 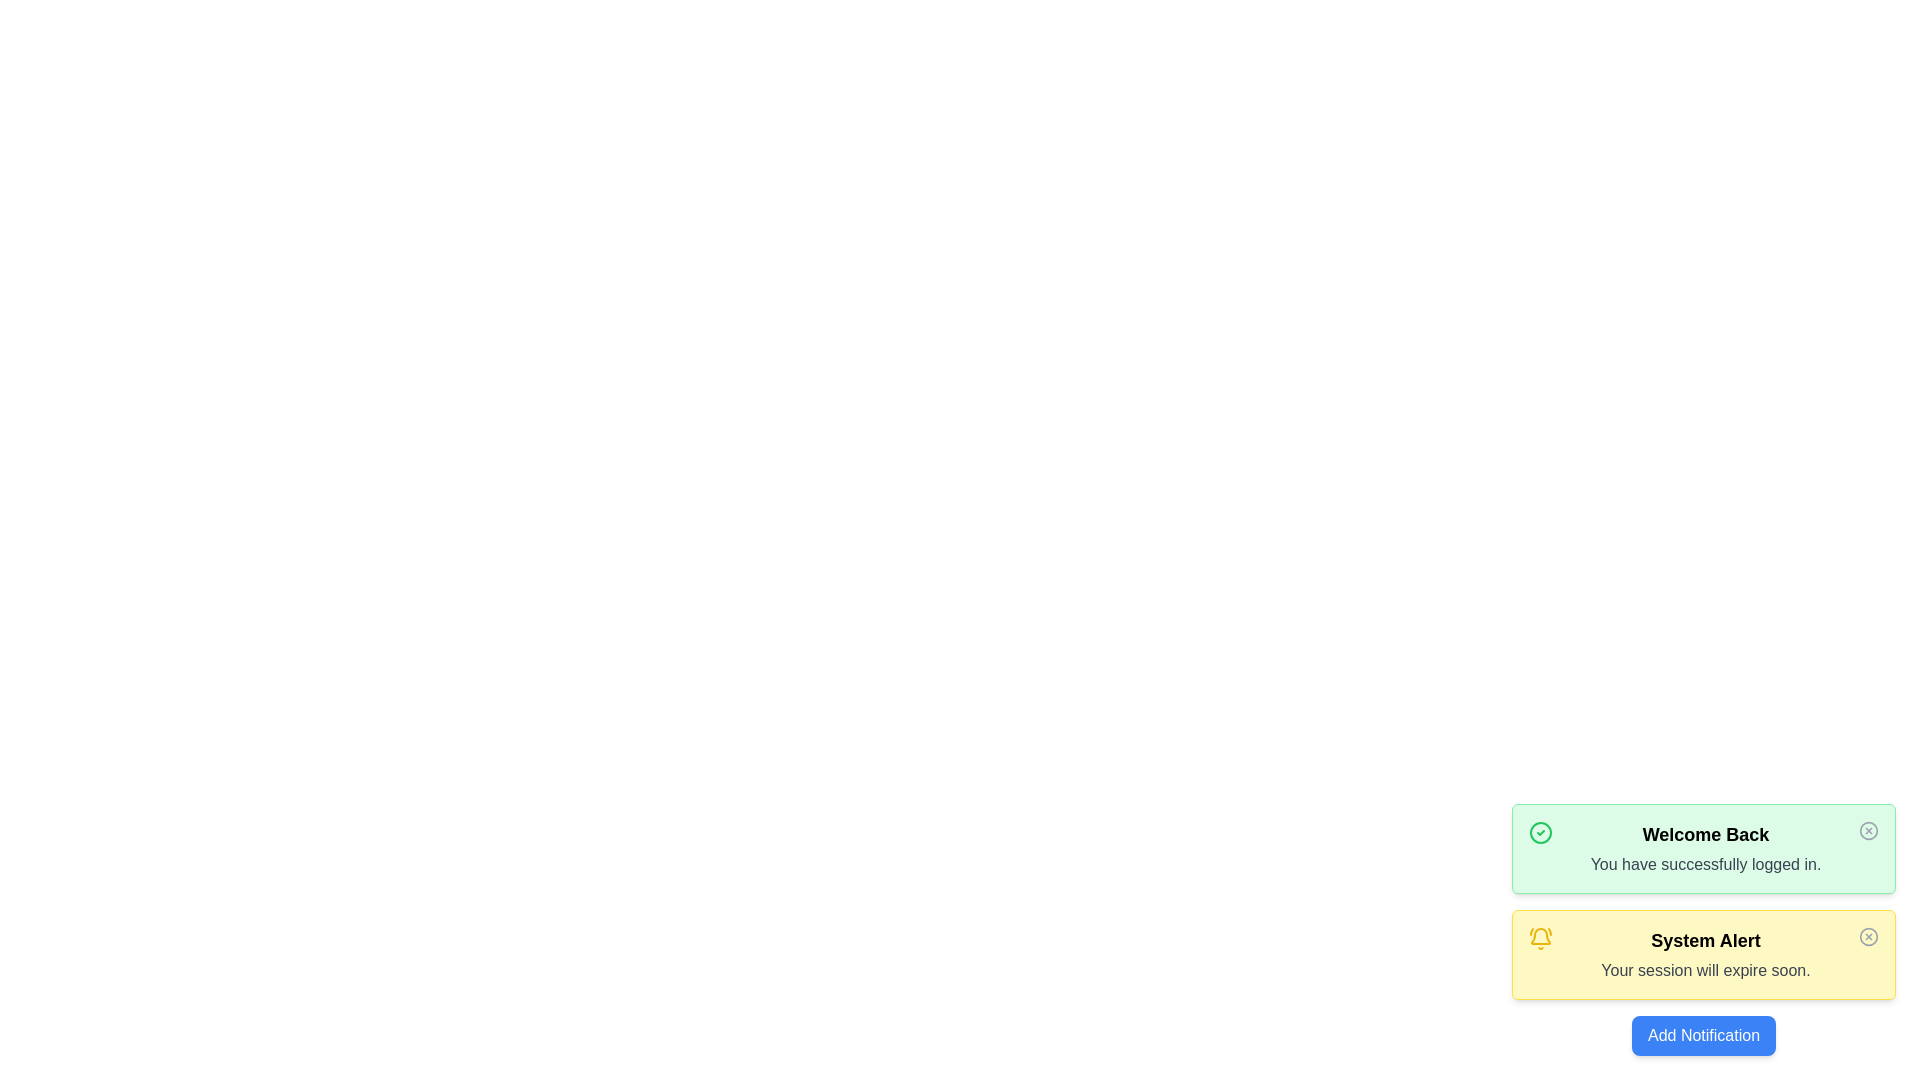 What do you see at coordinates (1704, 970) in the screenshot?
I see `static text label within the yellow 'System Alert' notification box that states 'Your session will expire soon.'` at bounding box center [1704, 970].